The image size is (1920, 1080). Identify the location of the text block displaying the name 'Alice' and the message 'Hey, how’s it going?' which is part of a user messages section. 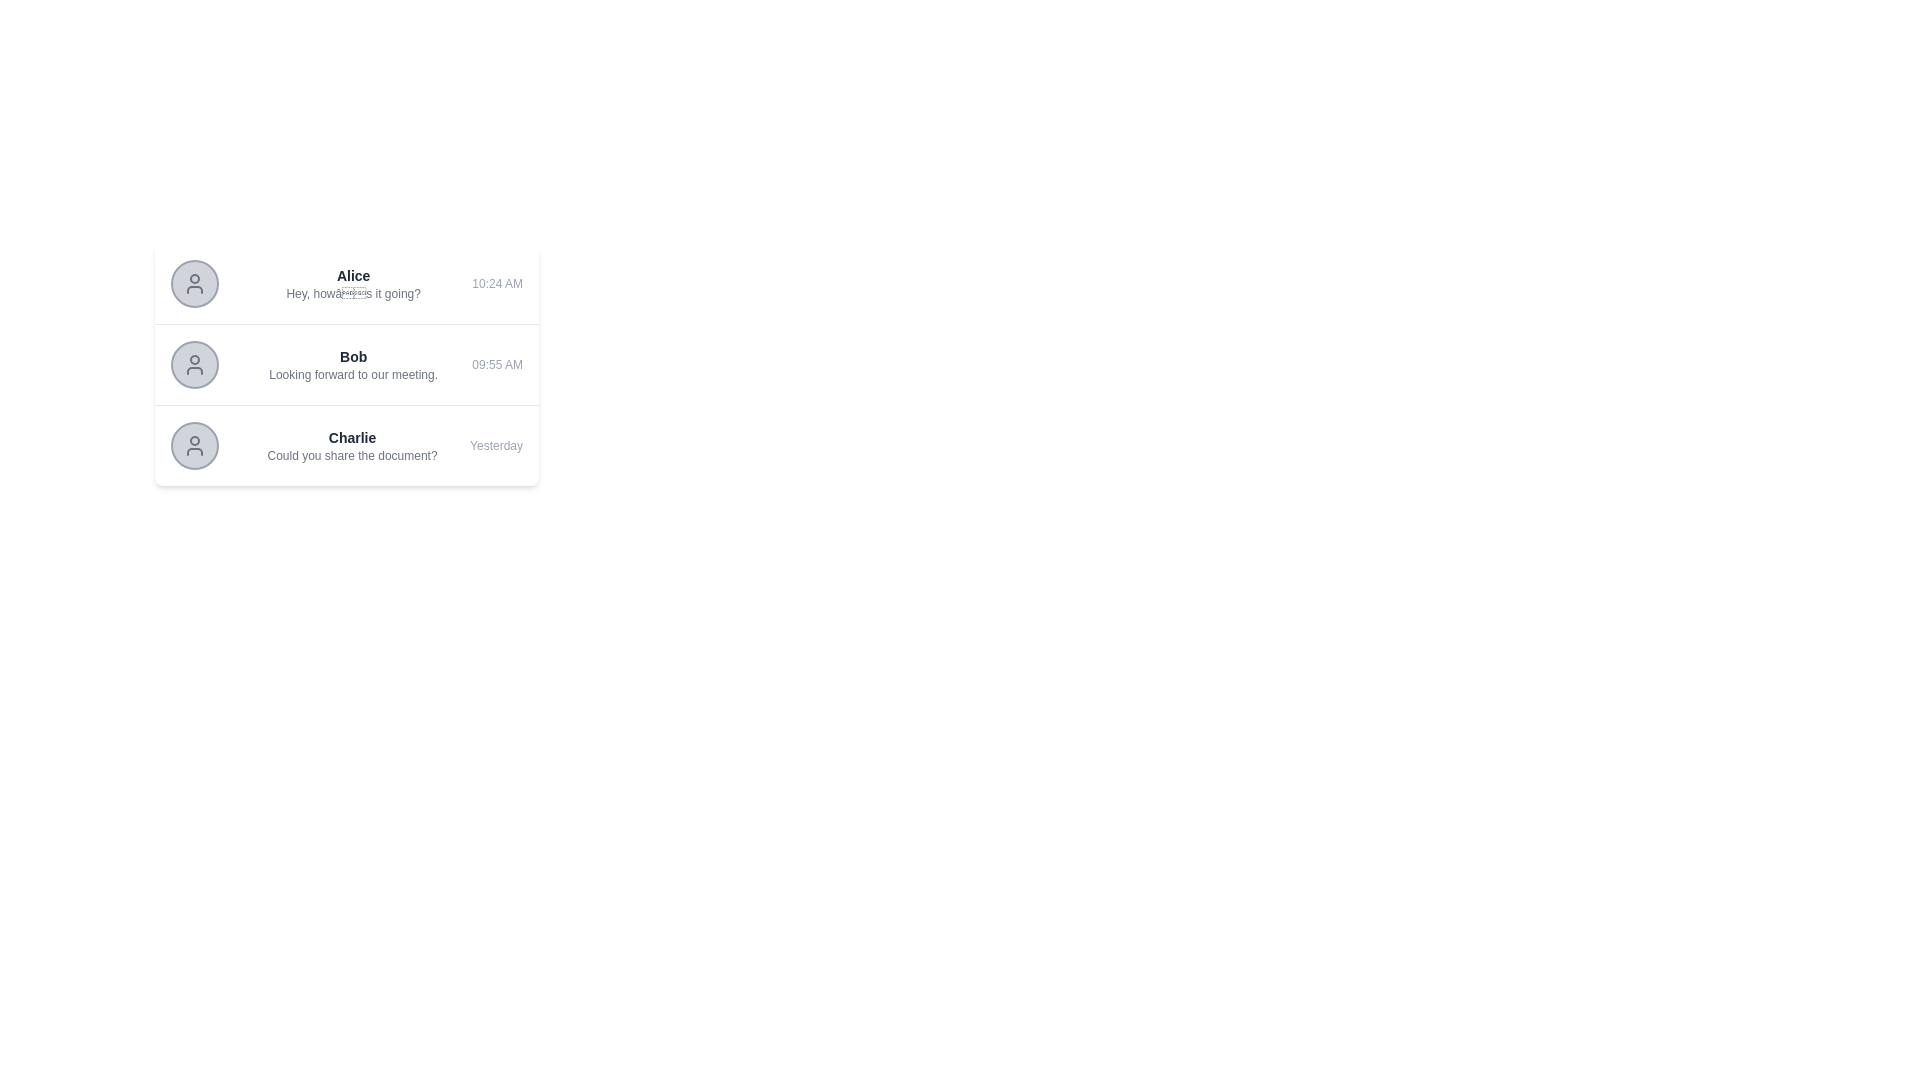
(353, 284).